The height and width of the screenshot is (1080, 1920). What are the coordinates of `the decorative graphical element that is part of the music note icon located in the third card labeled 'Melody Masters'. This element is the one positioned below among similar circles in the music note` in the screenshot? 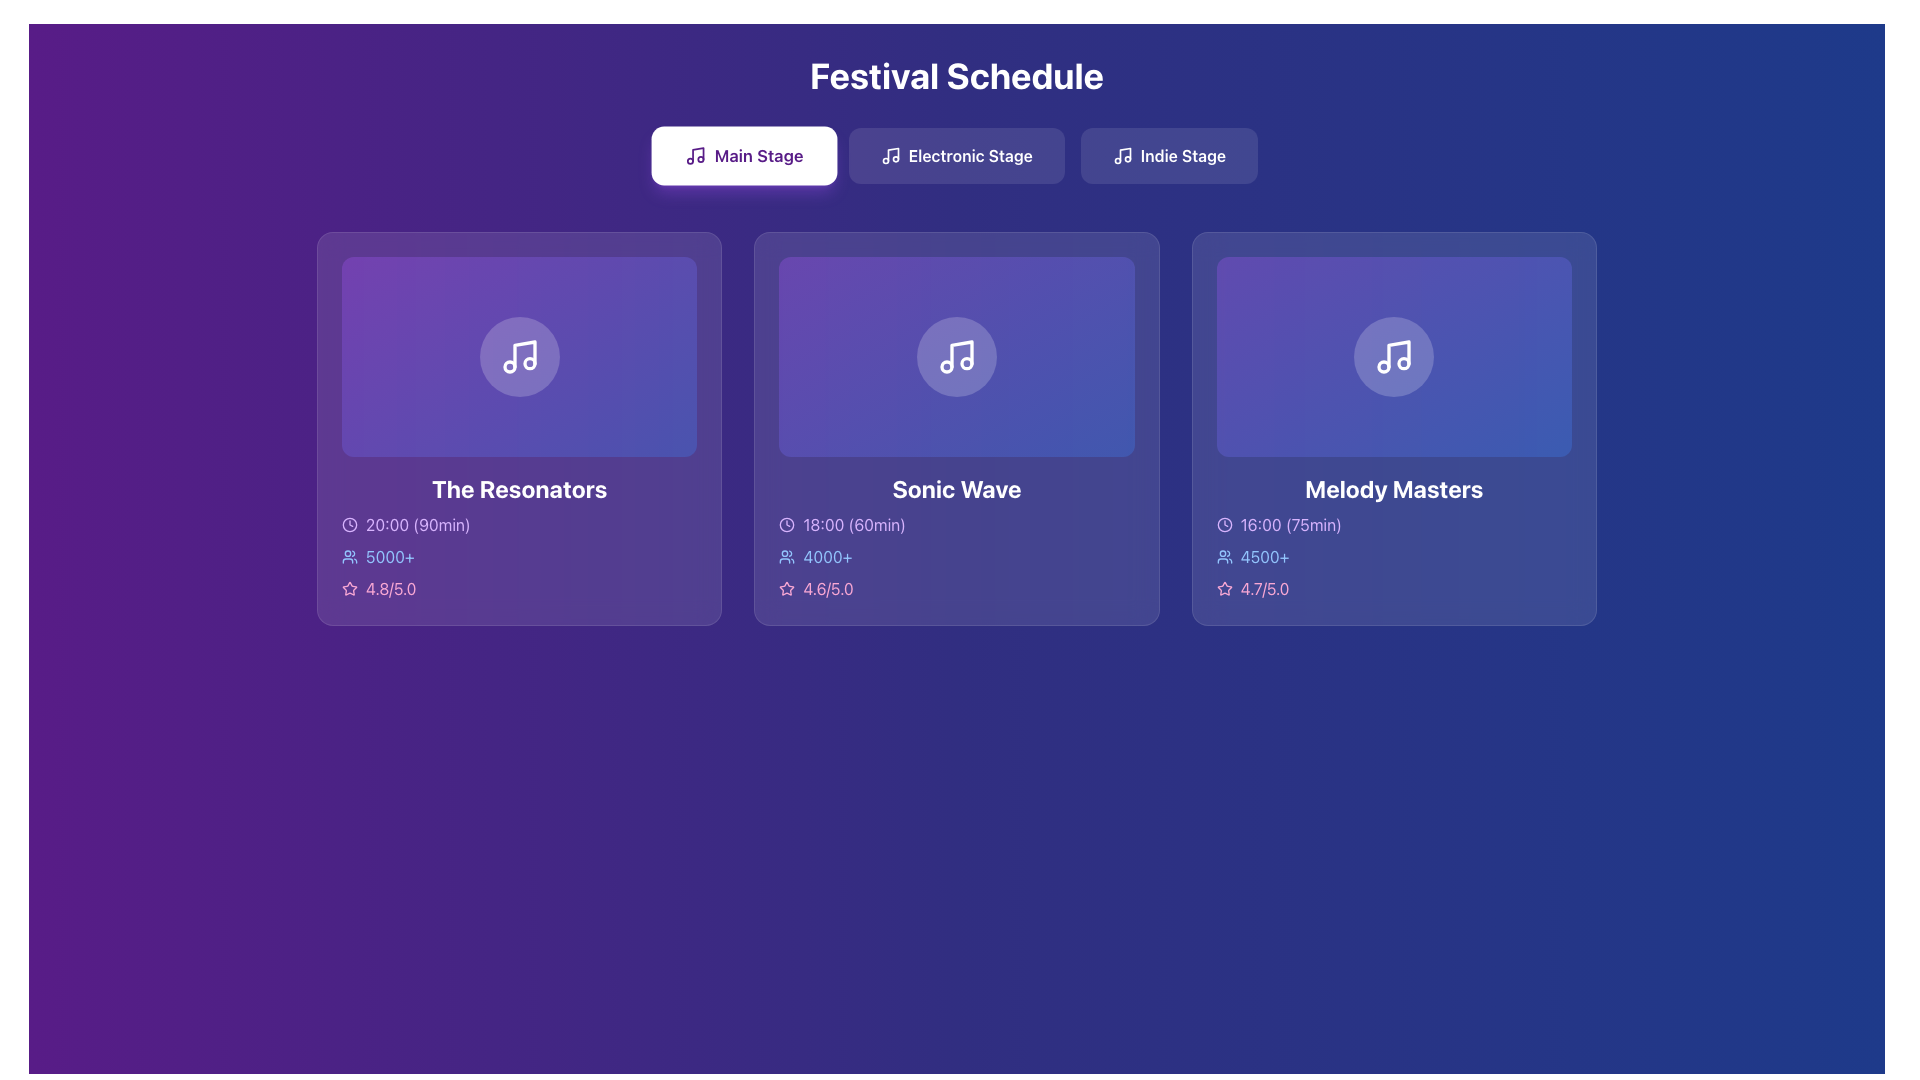 It's located at (1383, 366).